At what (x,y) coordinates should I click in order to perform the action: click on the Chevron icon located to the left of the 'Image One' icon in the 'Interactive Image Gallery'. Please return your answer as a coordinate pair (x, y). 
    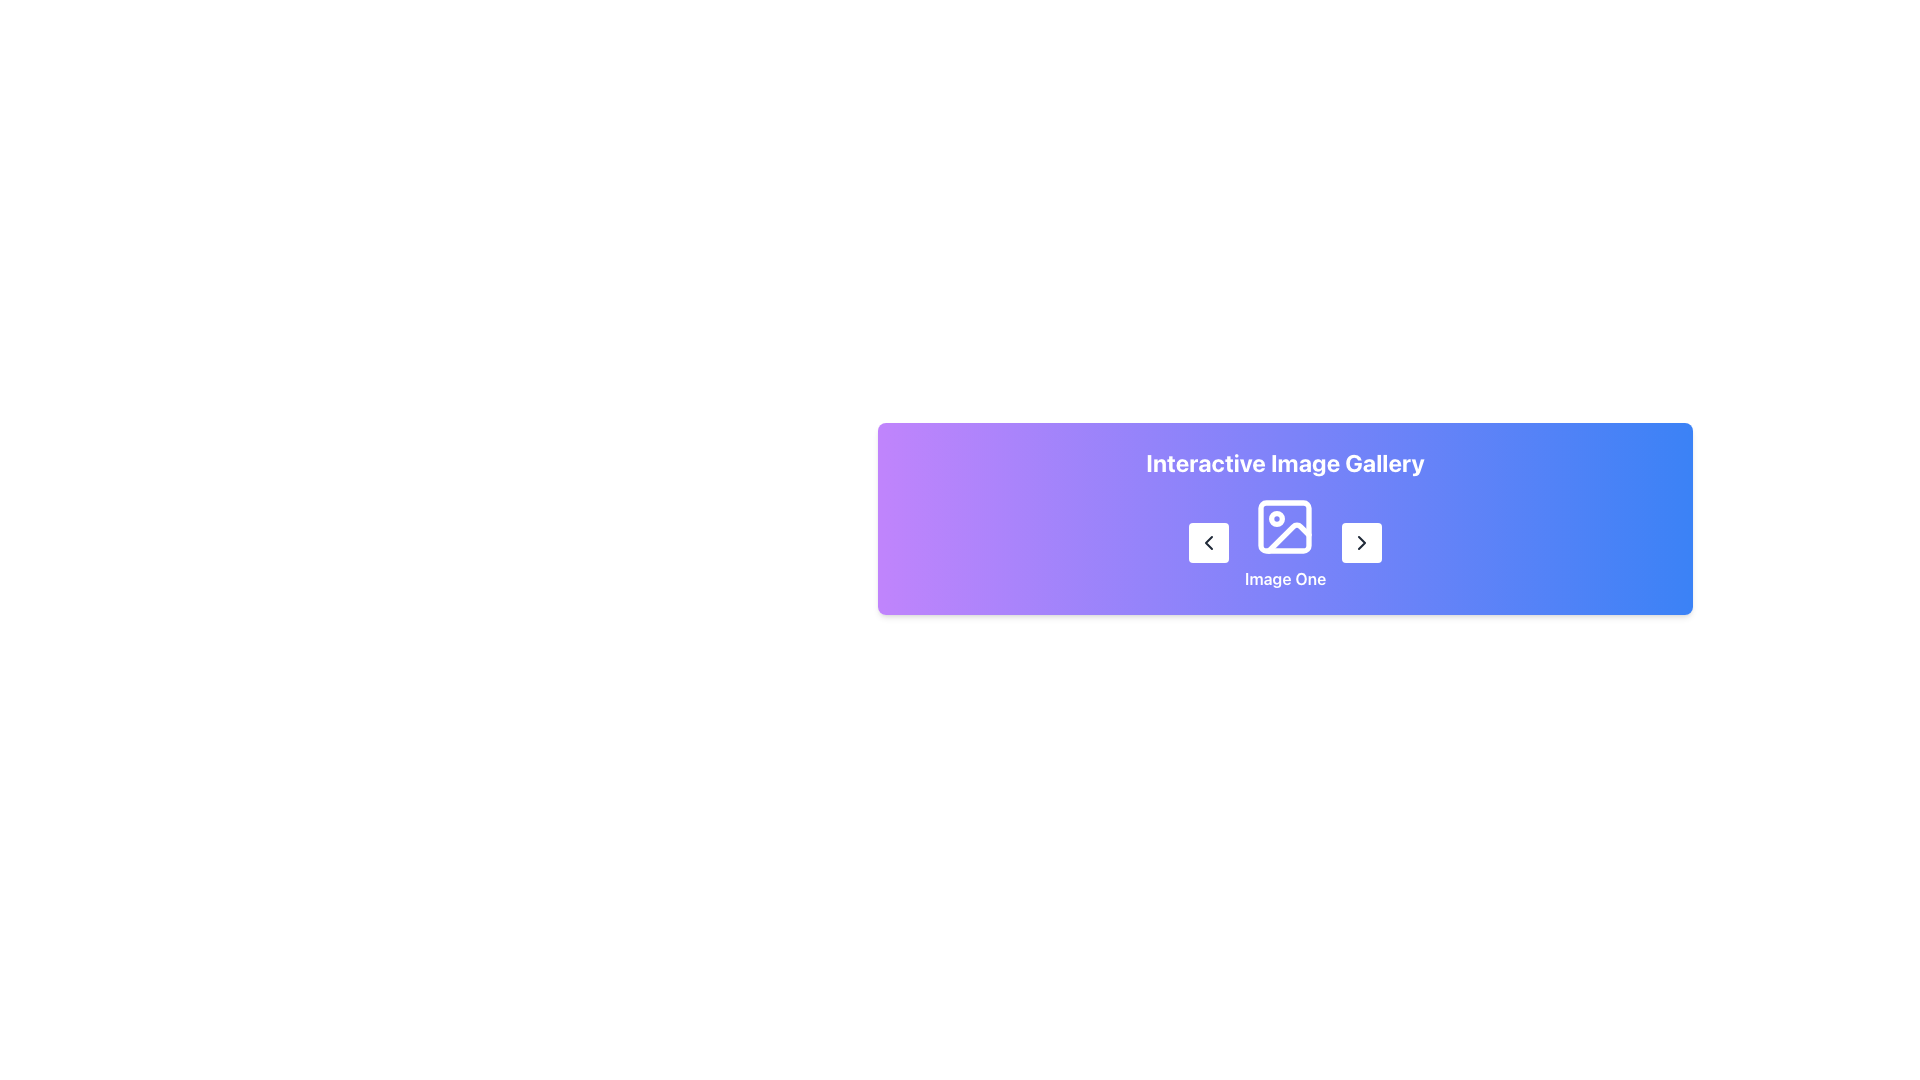
    Looking at the image, I should click on (1207, 543).